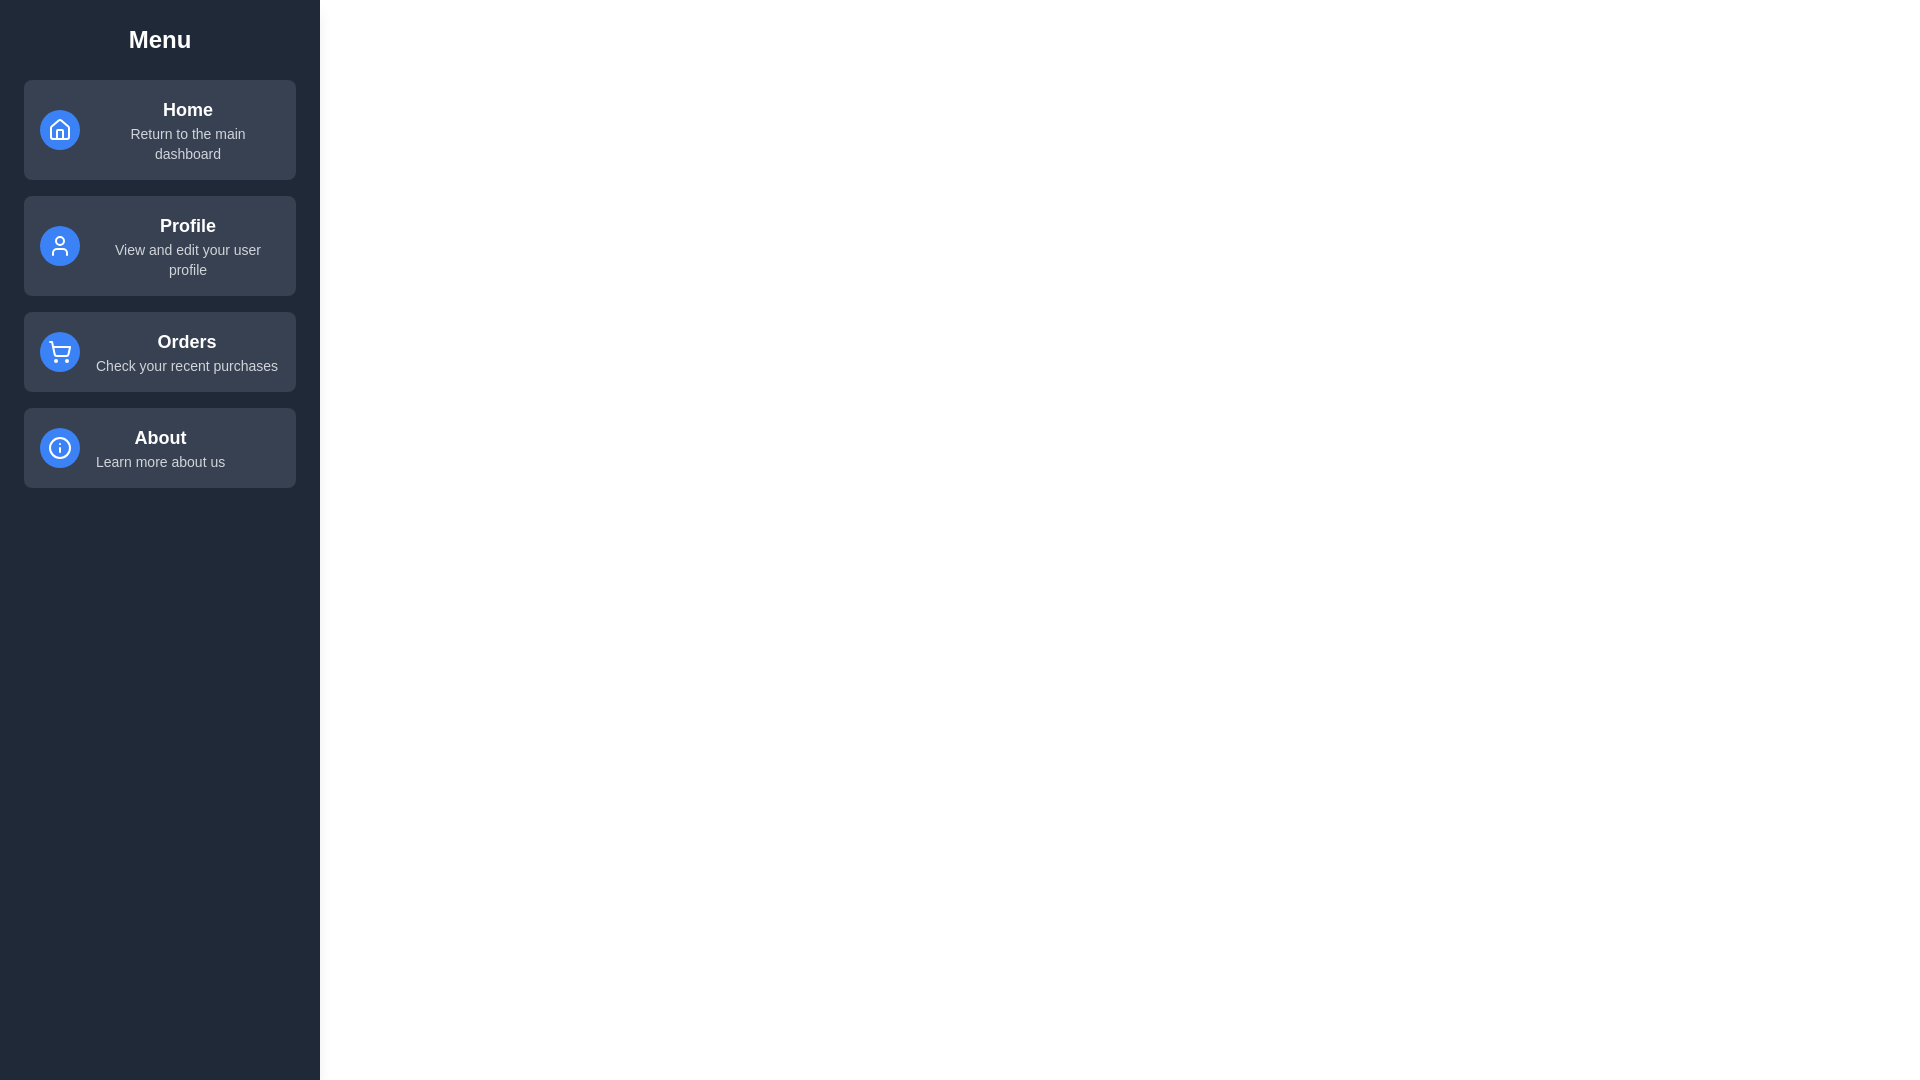  What do you see at coordinates (158, 350) in the screenshot?
I see `the menu item labeled Orders to select it` at bounding box center [158, 350].